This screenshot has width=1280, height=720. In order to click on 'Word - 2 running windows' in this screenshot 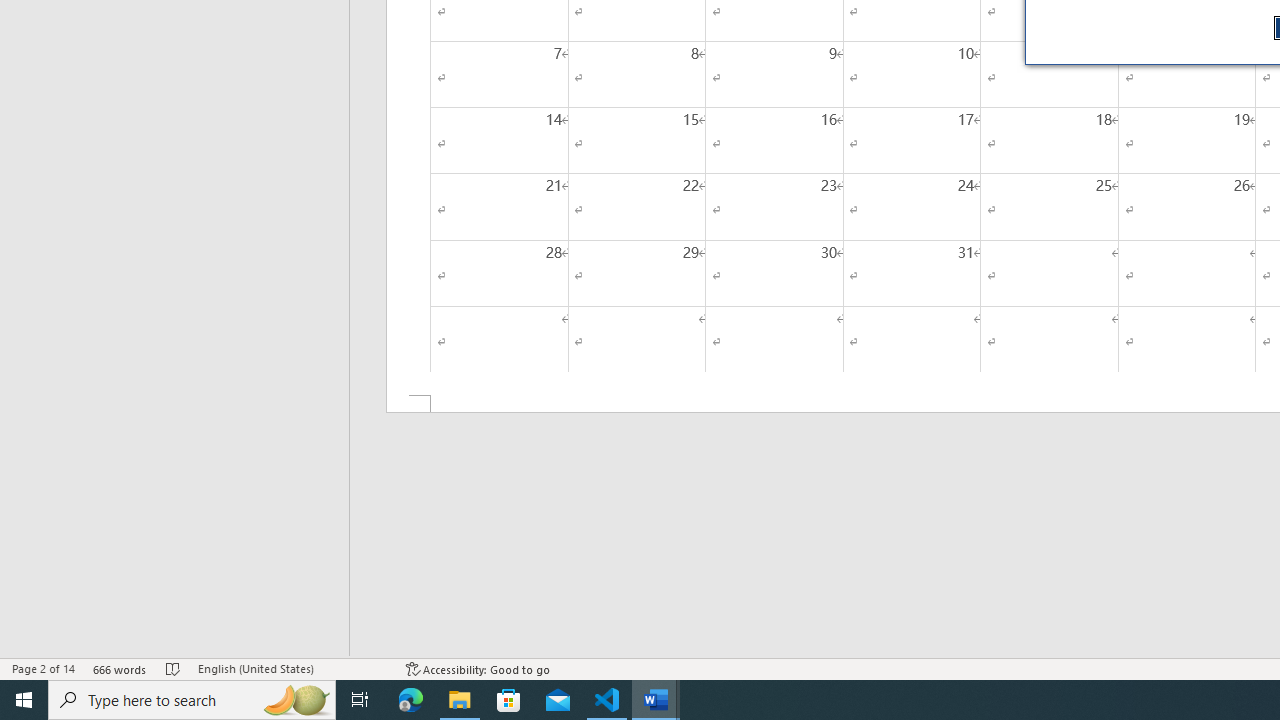, I will do `click(656, 698)`.